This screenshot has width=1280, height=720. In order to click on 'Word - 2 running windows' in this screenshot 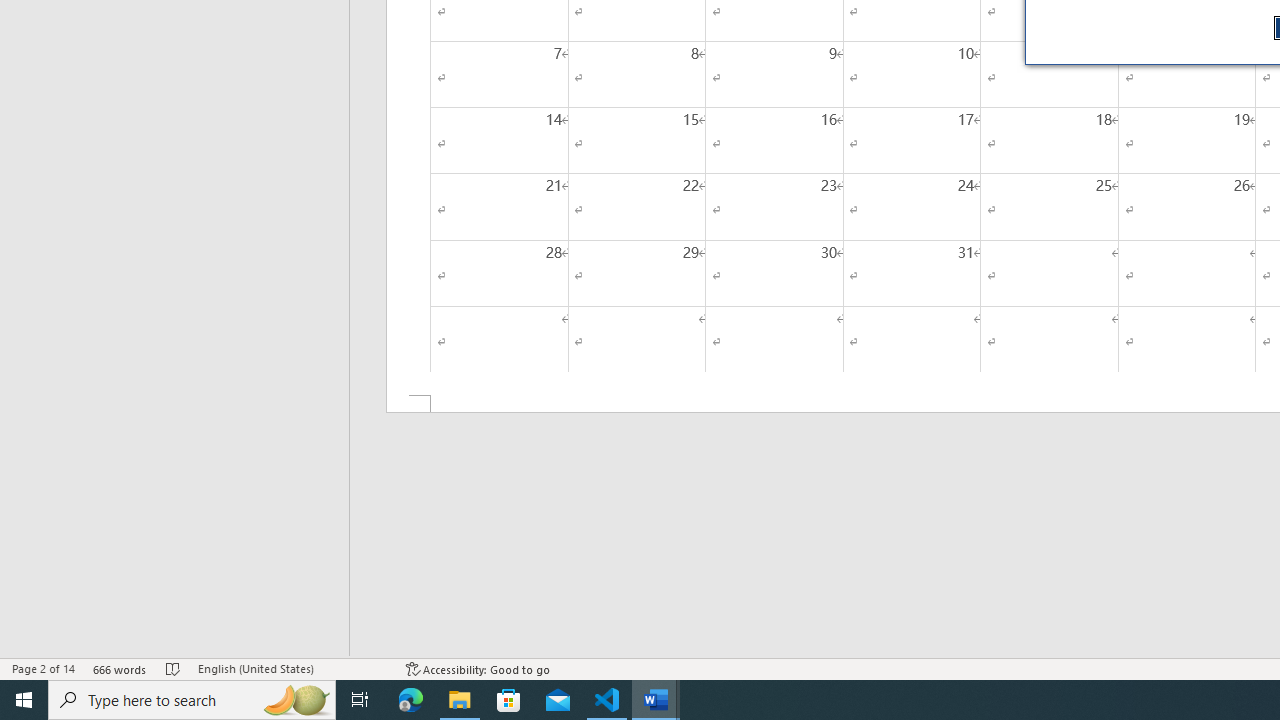, I will do `click(656, 698)`.